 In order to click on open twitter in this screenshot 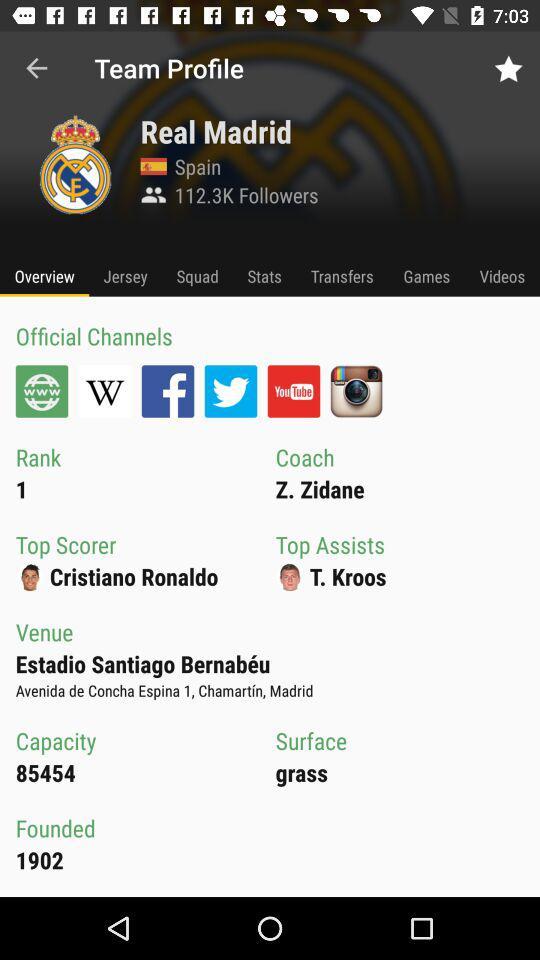, I will do `click(230, 390)`.